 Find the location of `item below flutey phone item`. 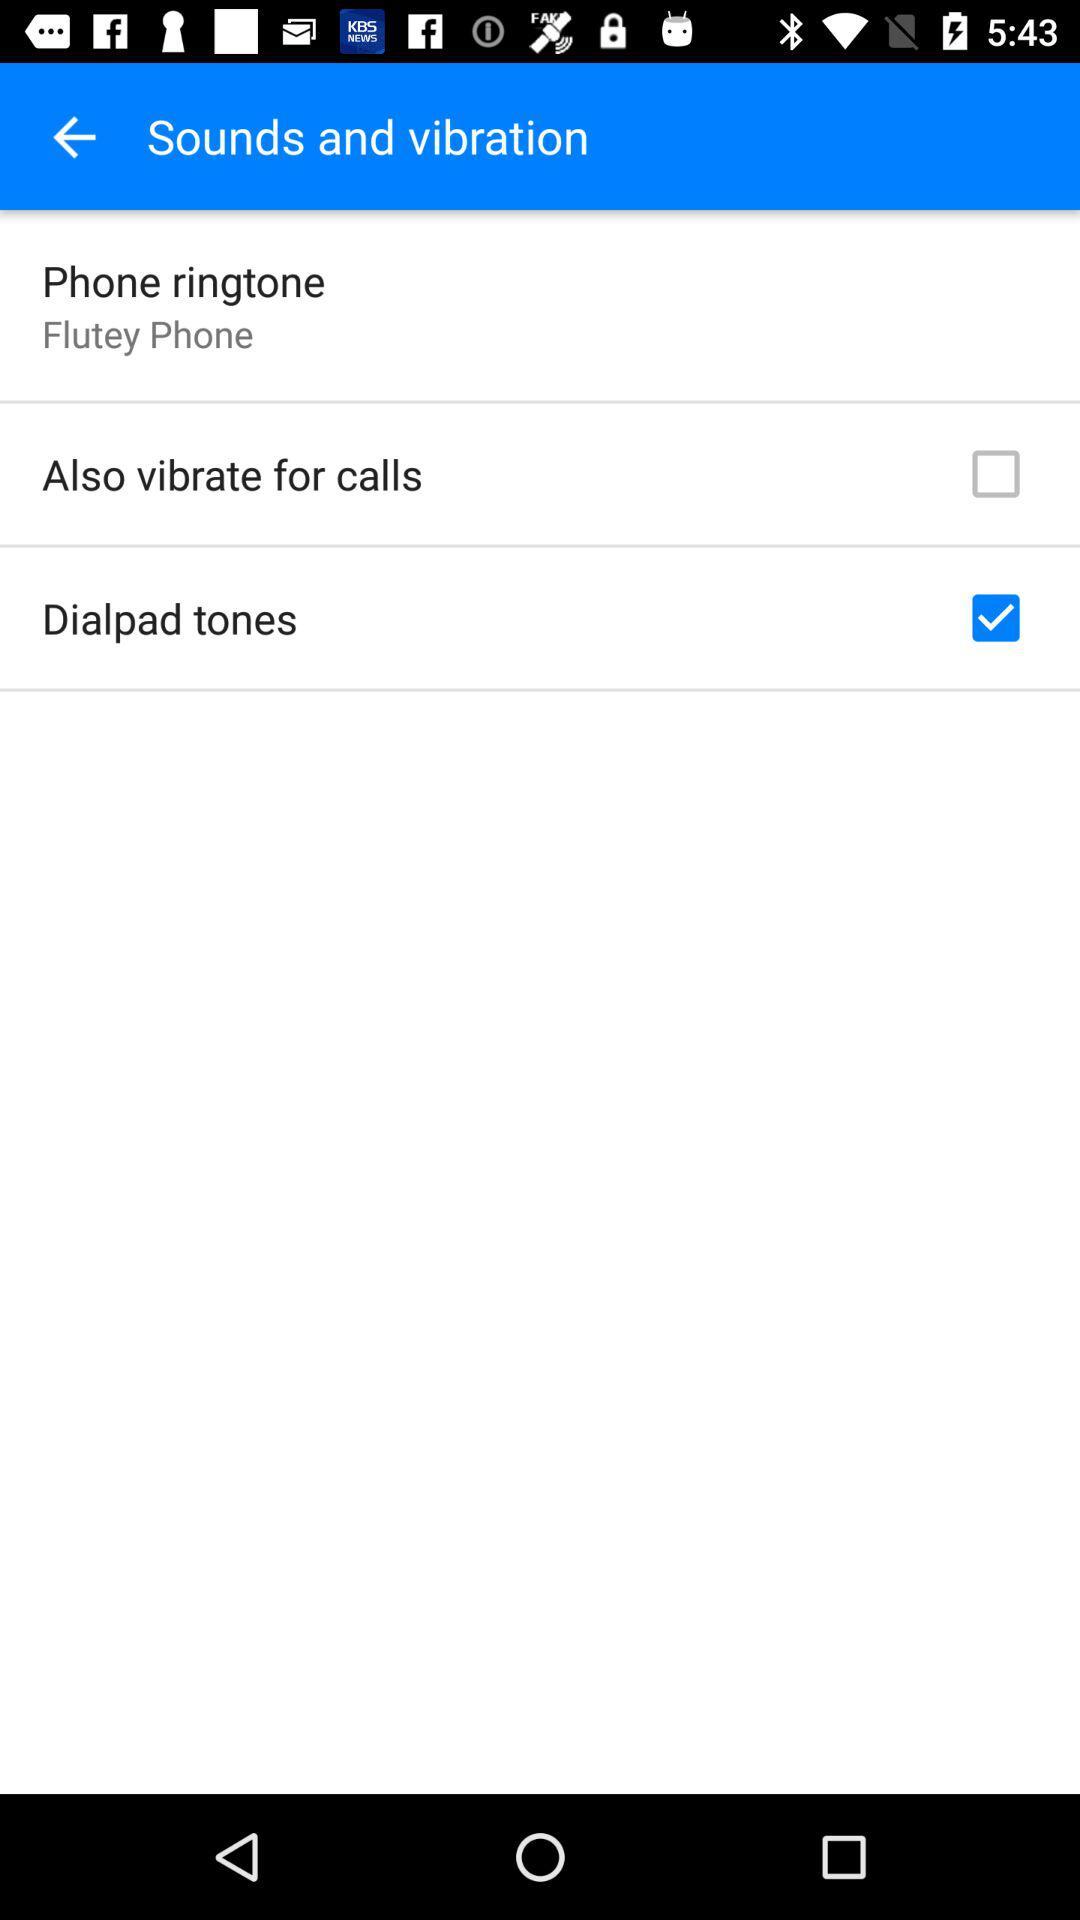

item below flutey phone item is located at coordinates (231, 473).